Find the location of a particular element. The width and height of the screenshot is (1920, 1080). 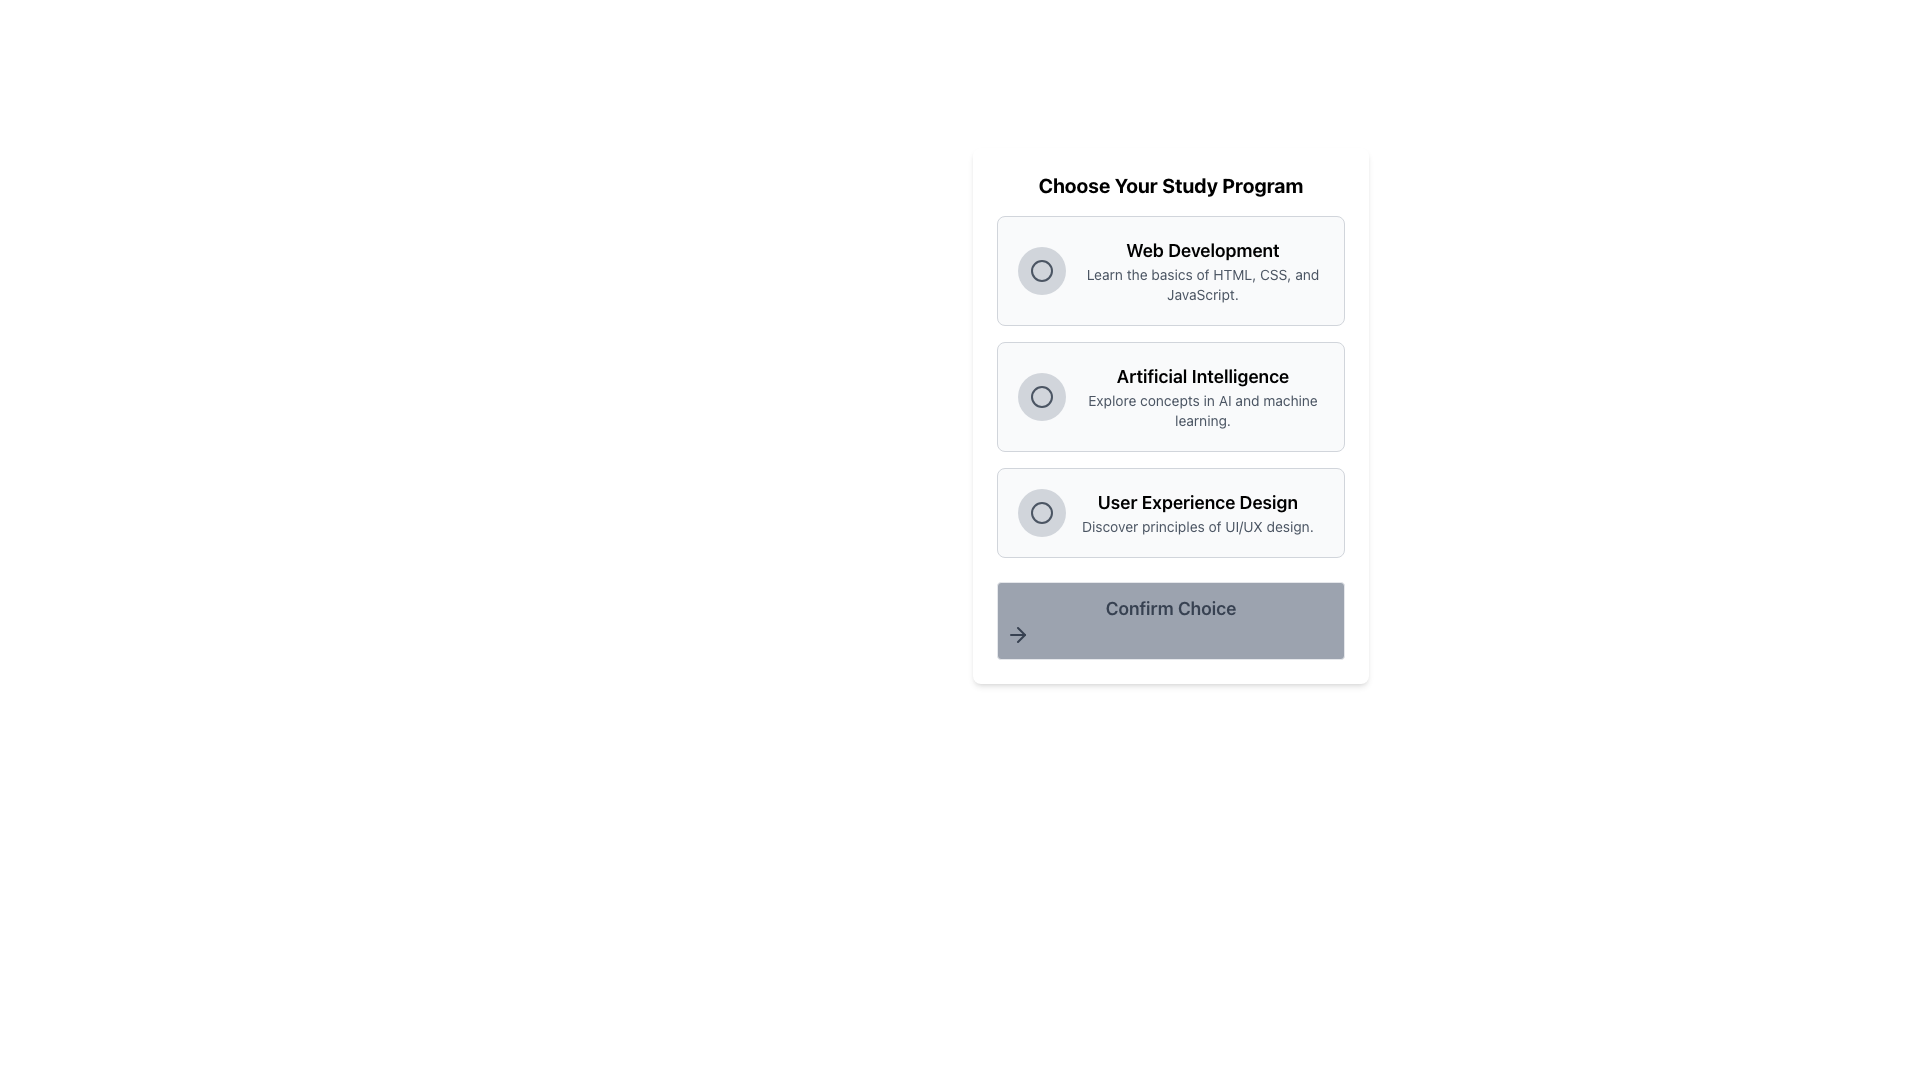

the bold, large, centered heading that reads 'Choose Your Study Program', which is located at the top of the study program options section is located at coordinates (1171, 185).